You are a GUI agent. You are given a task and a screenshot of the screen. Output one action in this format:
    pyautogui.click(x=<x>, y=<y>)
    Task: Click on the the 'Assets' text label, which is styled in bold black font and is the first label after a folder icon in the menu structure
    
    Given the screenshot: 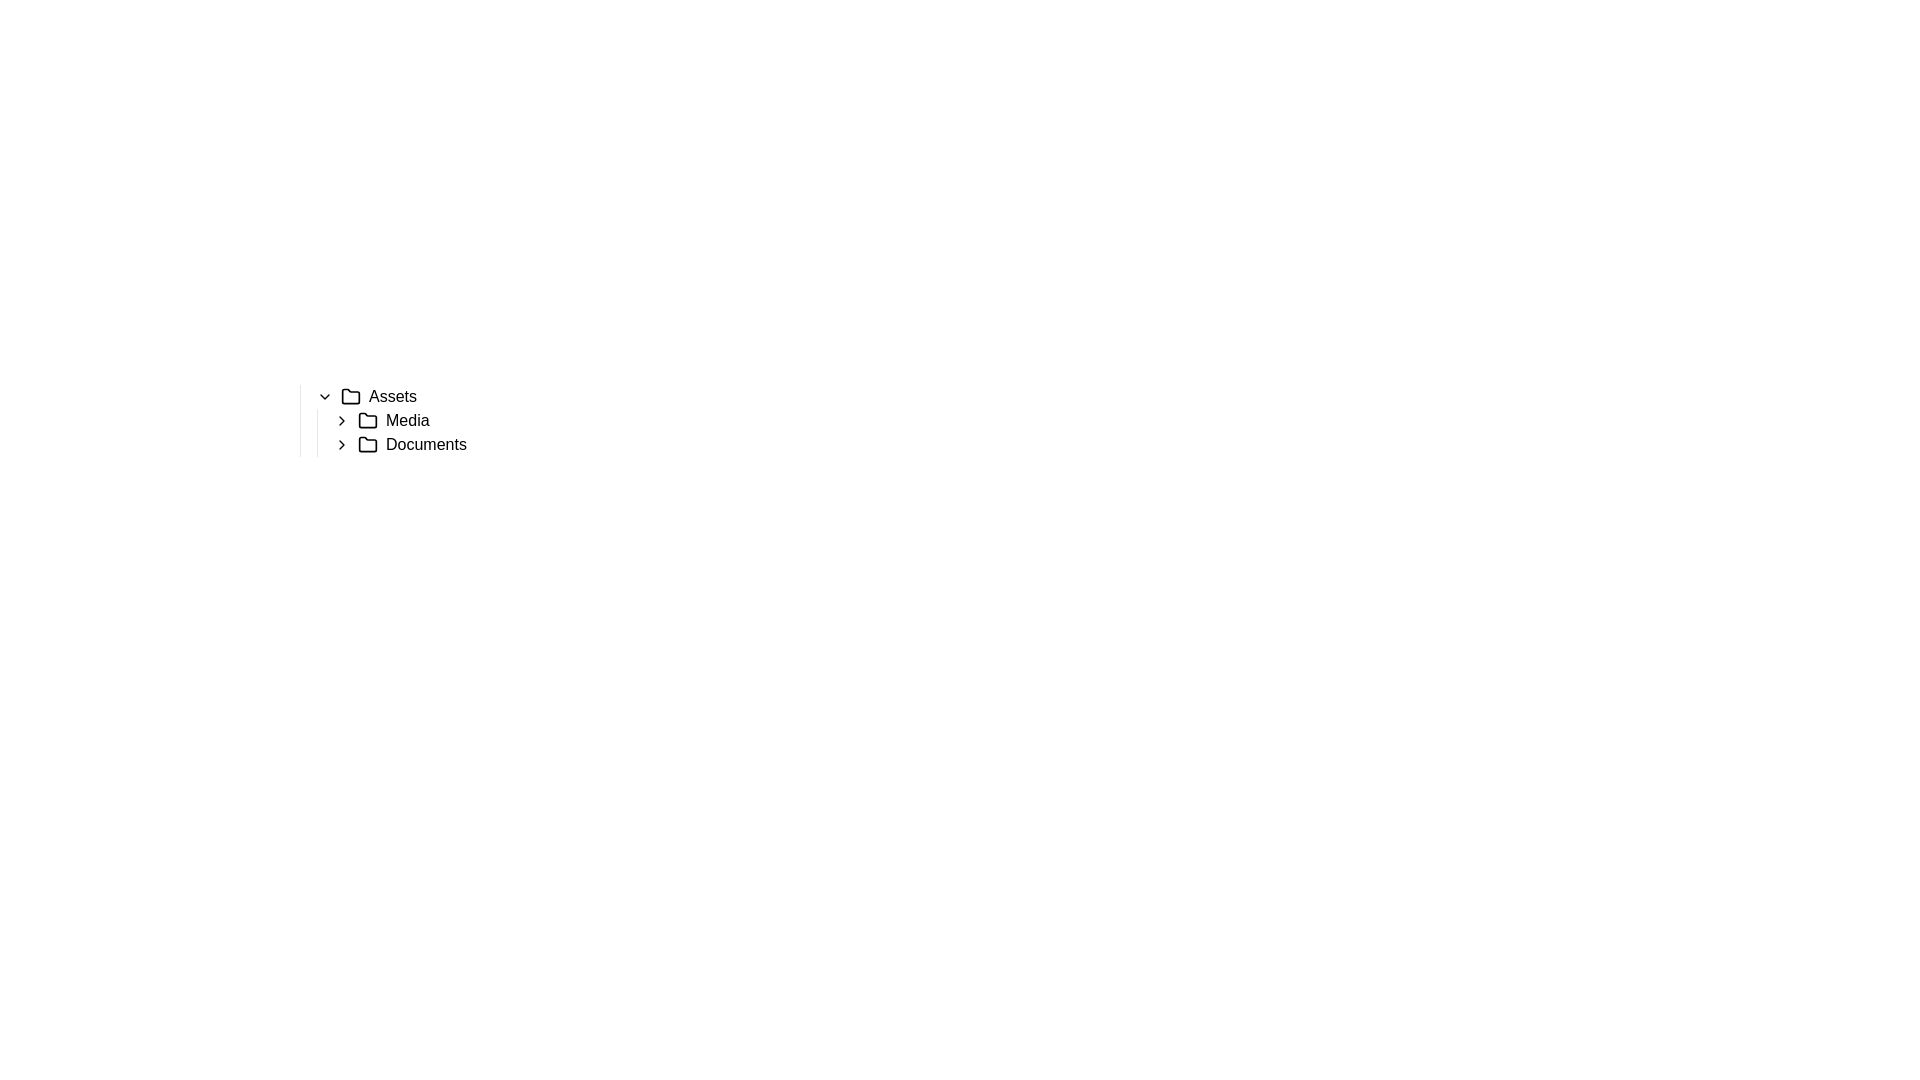 What is the action you would take?
    pyautogui.click(x=393, y=397)
    